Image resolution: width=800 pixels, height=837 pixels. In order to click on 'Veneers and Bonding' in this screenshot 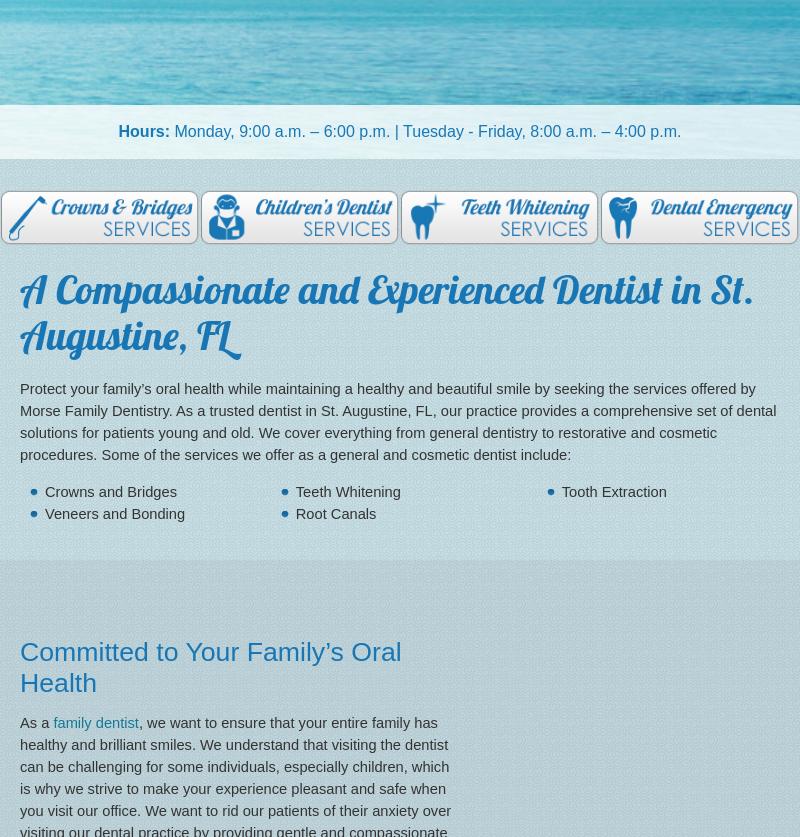, I will do `click(114, 511)`.